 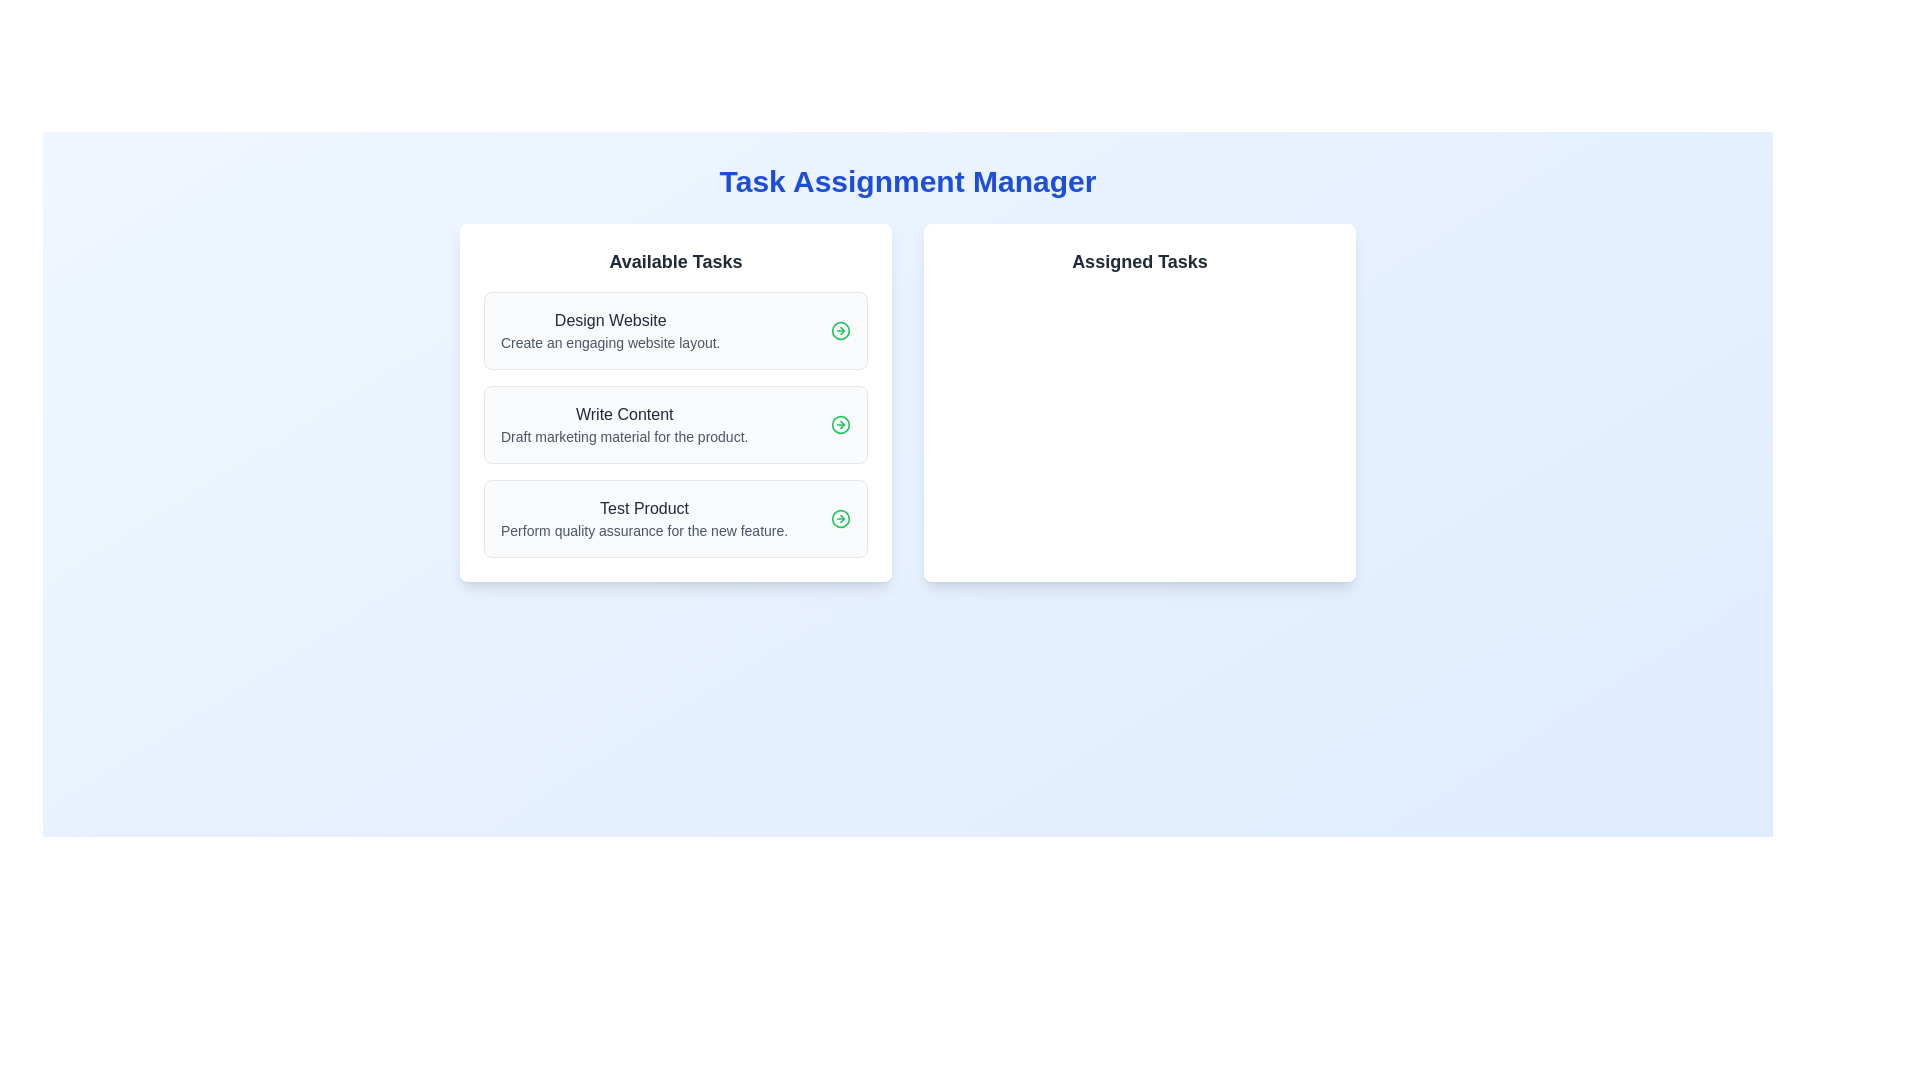 I want to click on the interactive button with an arrow icon enclosed in a circle located at the top-right corner of the 'Design Website' task card in the left panel under 'Available Tasks' to trigger visual feedback, so click(x=840, y=330).